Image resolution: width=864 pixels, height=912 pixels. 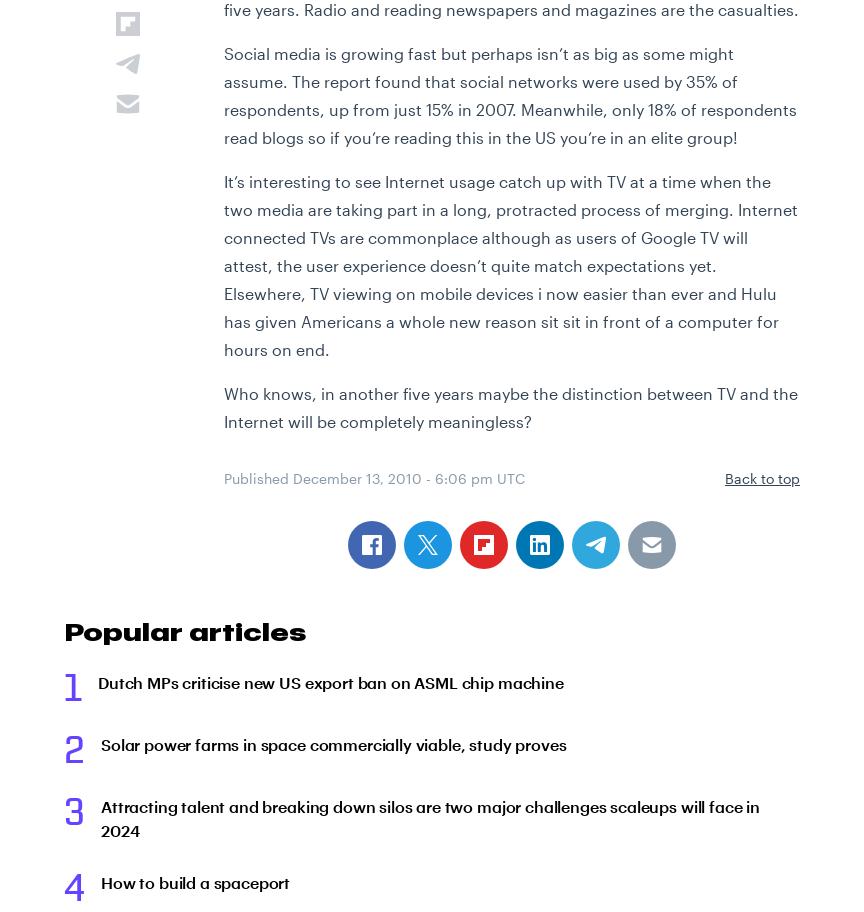 What do you see at coordinates (224, 265) in the screenshot?
I see `'It’s interesting to see Internet usage catch up with TV at a time when the two media are taking part in a long, protracted process of merging. Internet connected TVs are commonplace although as users of Google TV will attest, the user experience doesn’t quite match expectations yet. Elsewhere, TV viewing on mobile devices i now easier than ever and Hulu has given Americans a whole new reason sit sit in front of a computer for hours on end.'` at bounding box center [224, 265].